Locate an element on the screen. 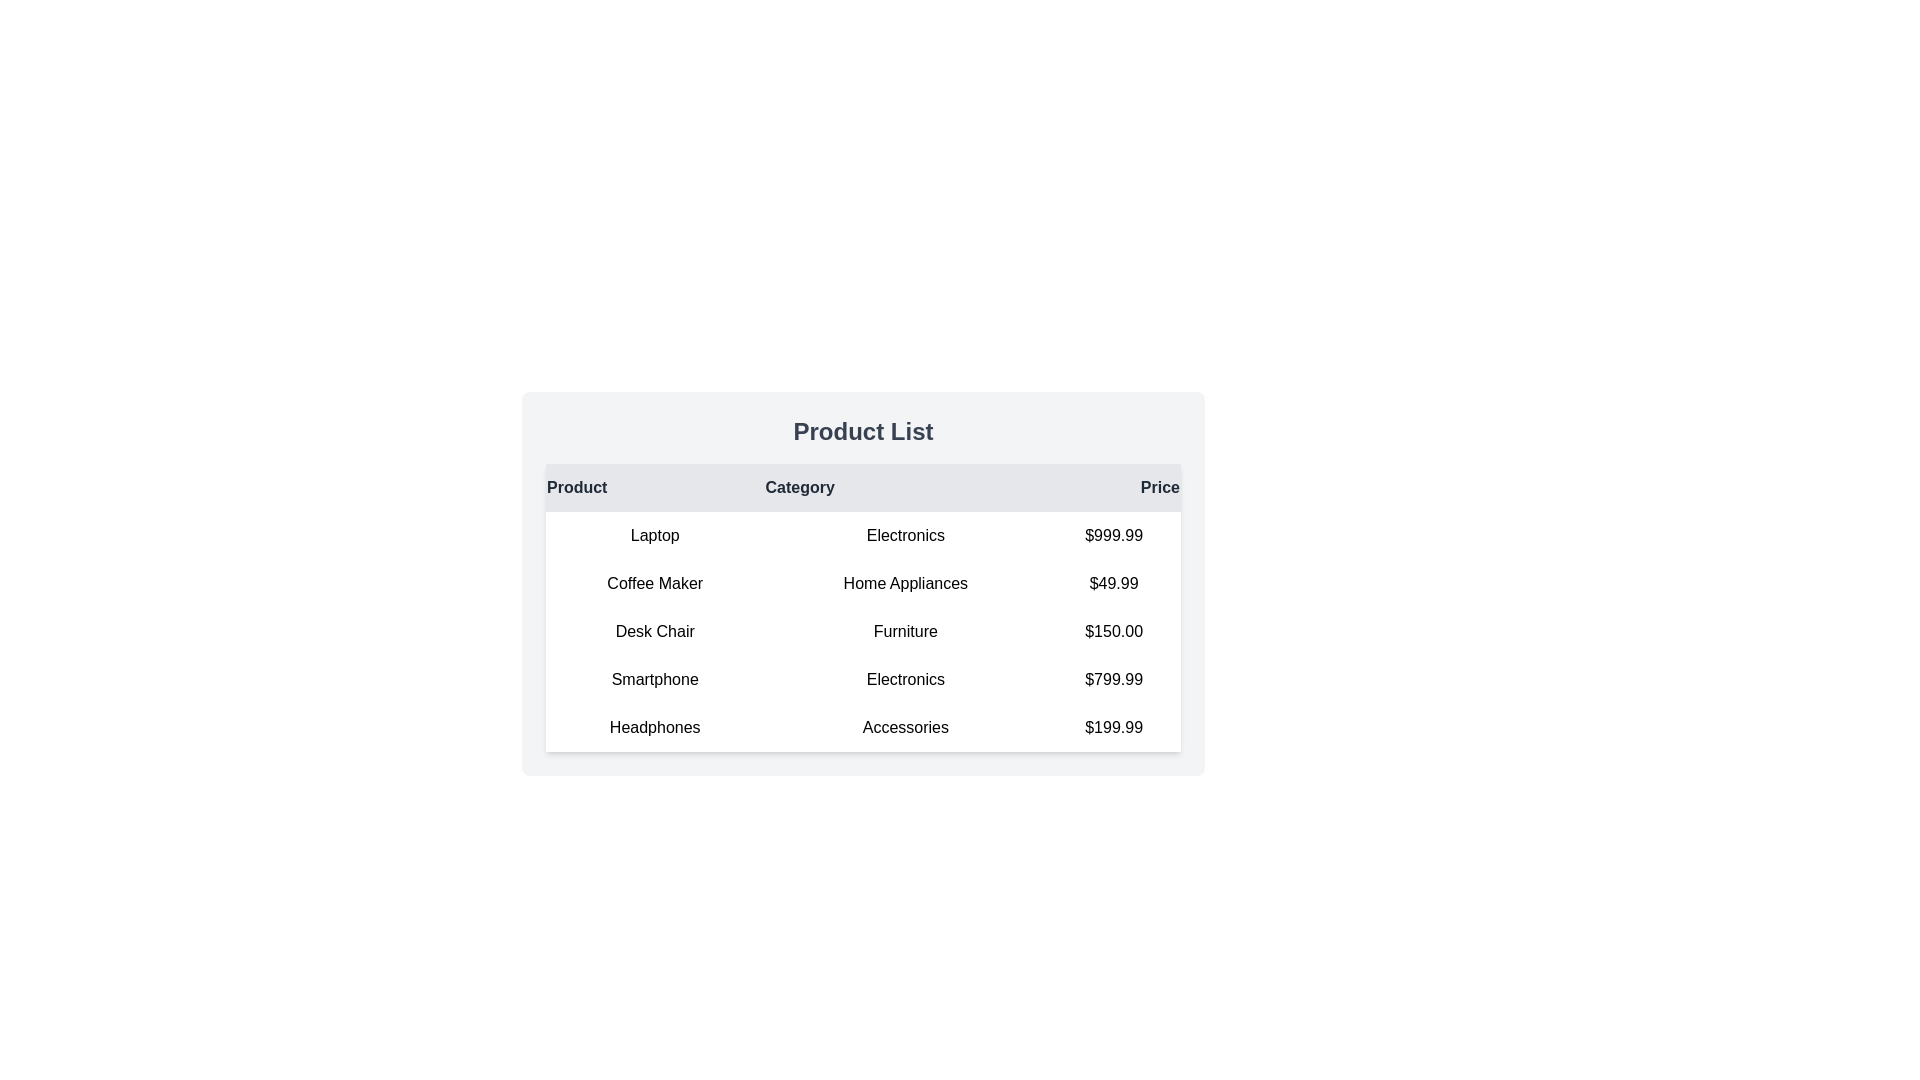 This screenshot has width=1920, height=1080. the Text Label displaying the product name in the first row of the table under the 'Product' column is located at coordinates (655, 535).